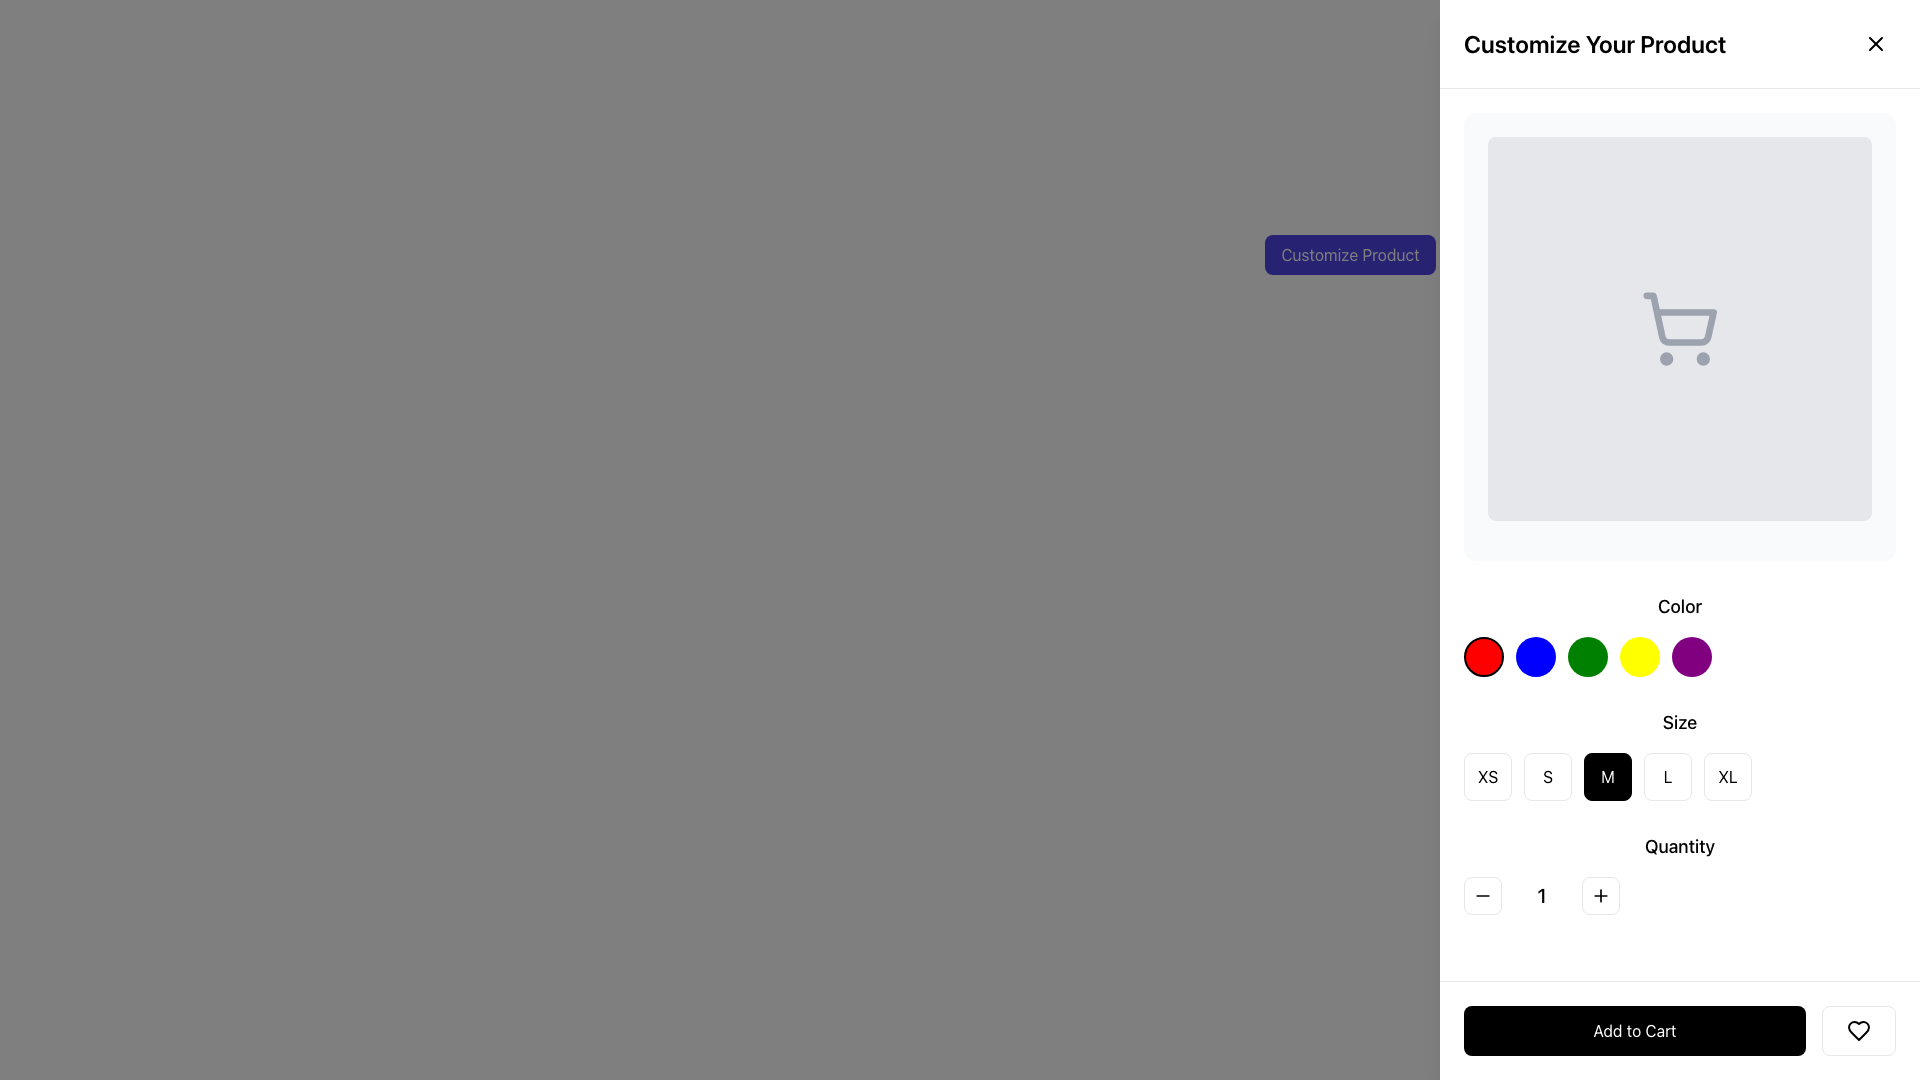 This screenshot has width=1920, height=1080. What do you see at coordinates (1680, 847) in the screenshot?
I see `the text label that serves as a quantity label for the controls below it in the product customization panel` at bounding box center [1680, 847].